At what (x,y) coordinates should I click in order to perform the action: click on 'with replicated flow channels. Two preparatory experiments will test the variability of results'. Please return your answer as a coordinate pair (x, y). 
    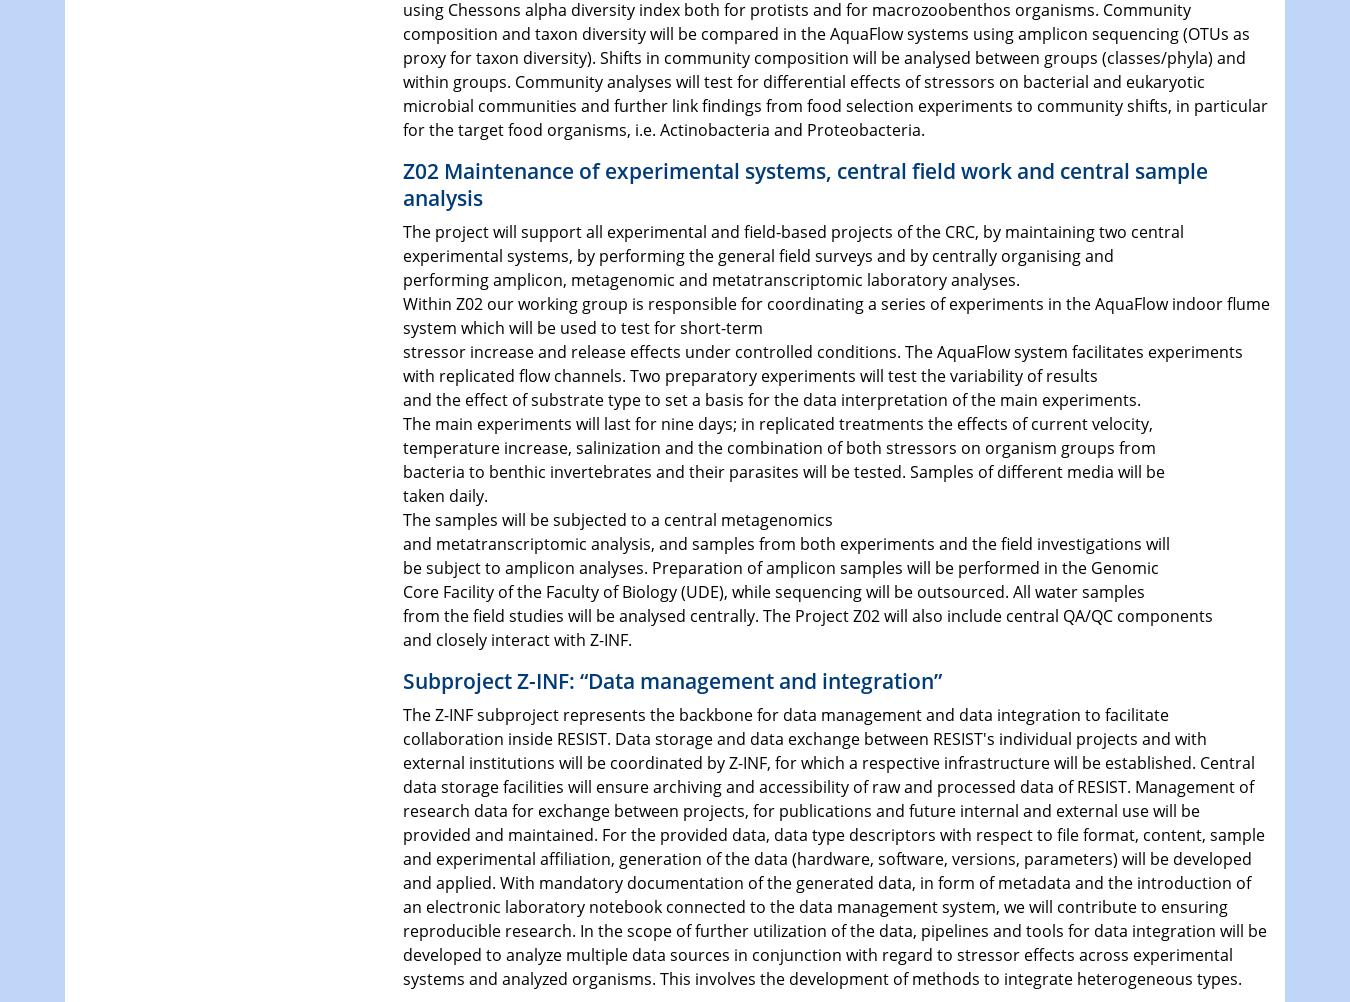
    Looking at the image, I should click on (402, 375).